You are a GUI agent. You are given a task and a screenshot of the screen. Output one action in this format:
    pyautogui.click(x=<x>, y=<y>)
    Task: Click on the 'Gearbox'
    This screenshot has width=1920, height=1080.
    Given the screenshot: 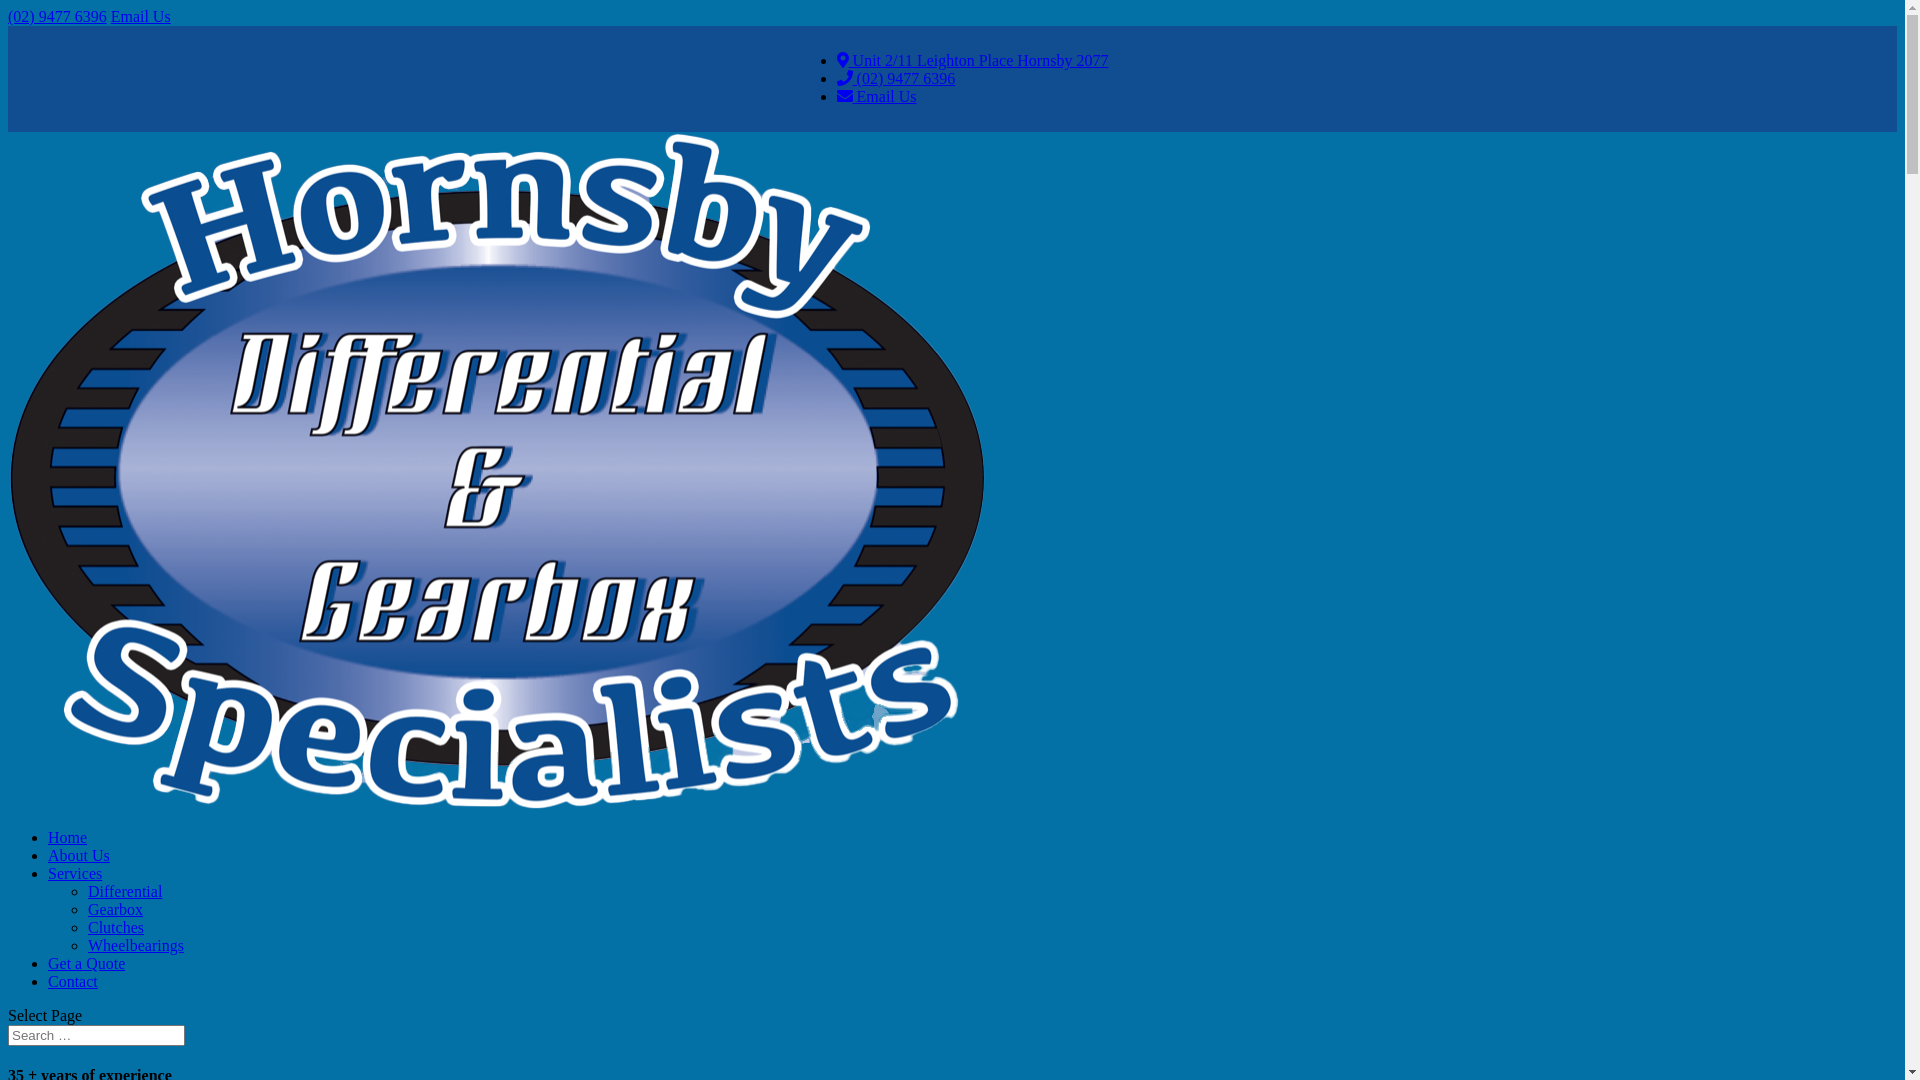 What is the action you would take?
    pyautogui.click(x=114, y=909)
    